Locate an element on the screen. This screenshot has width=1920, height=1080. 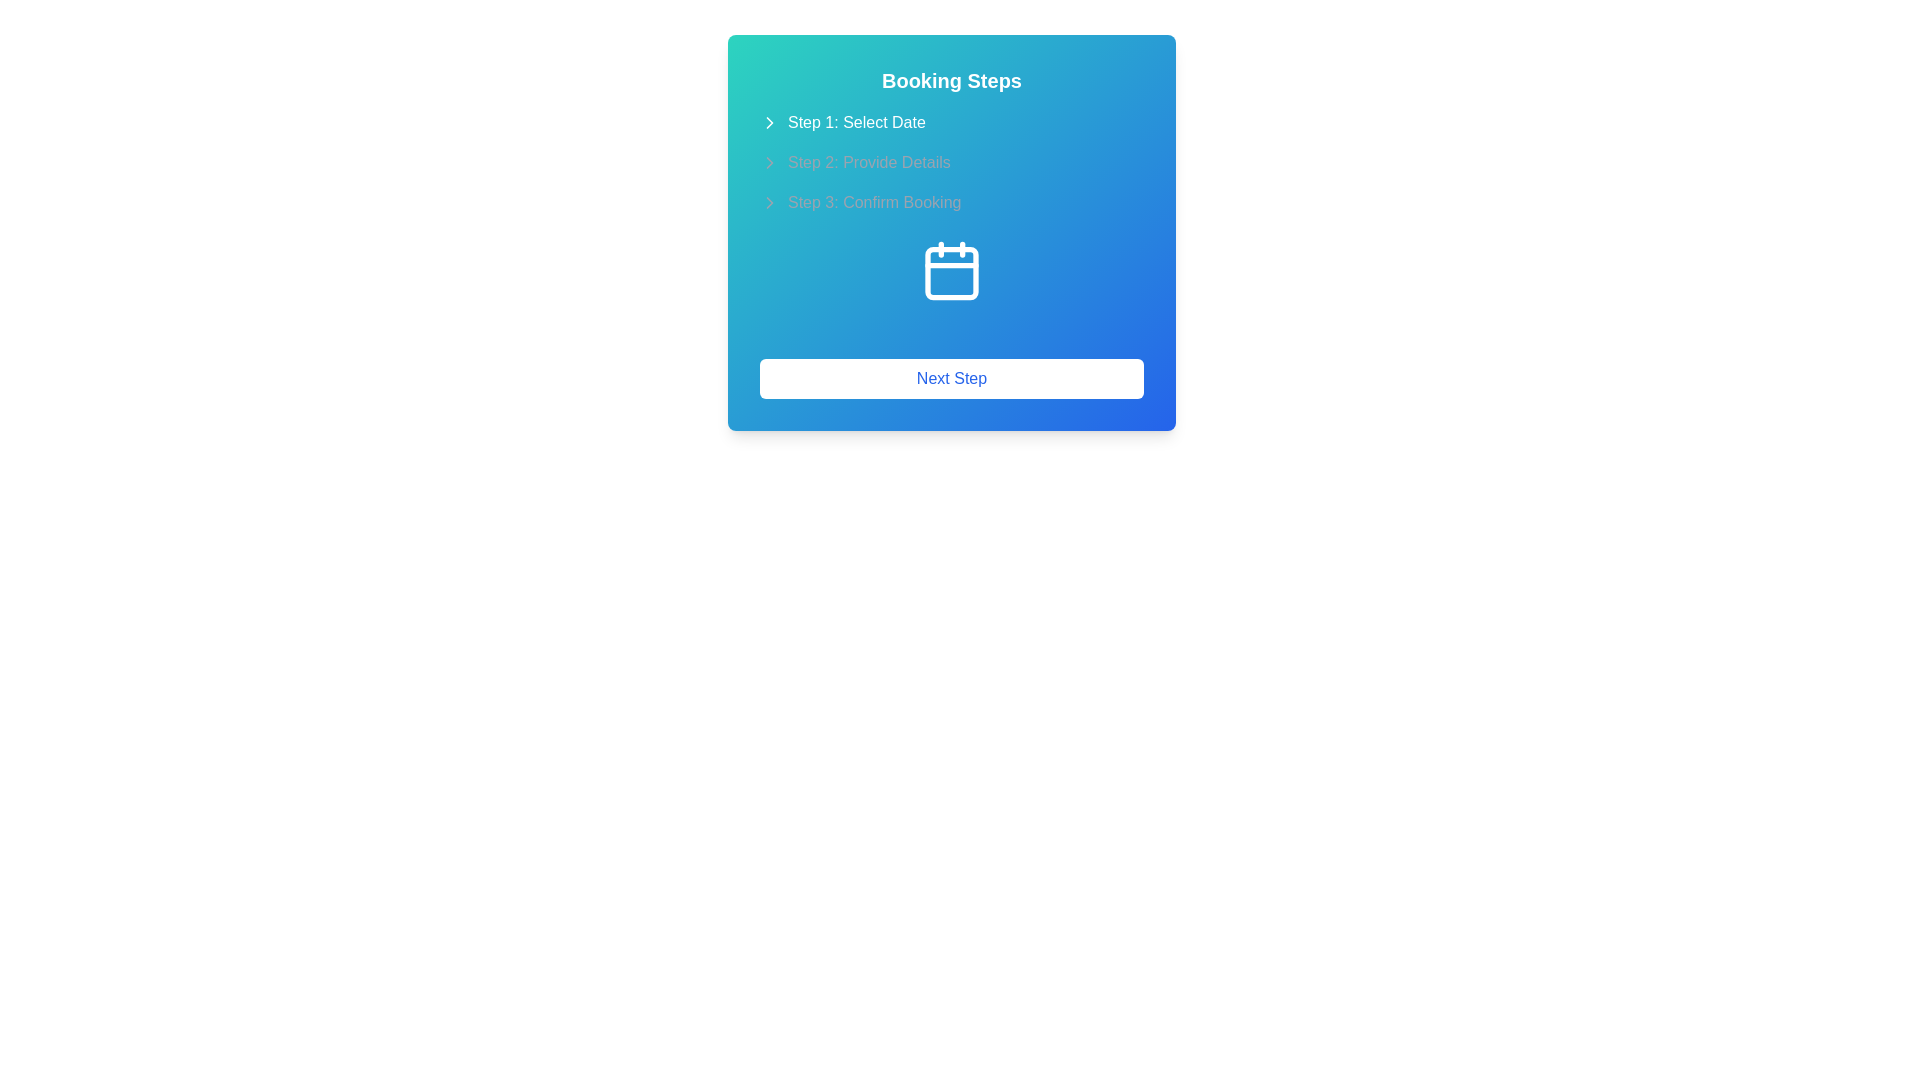
the static text label that reads 'Step 3: Confirm Booking.', which is styled in muted gray and positioned below 'Step 2: Provide Details' is located at coordinates (874, 203).